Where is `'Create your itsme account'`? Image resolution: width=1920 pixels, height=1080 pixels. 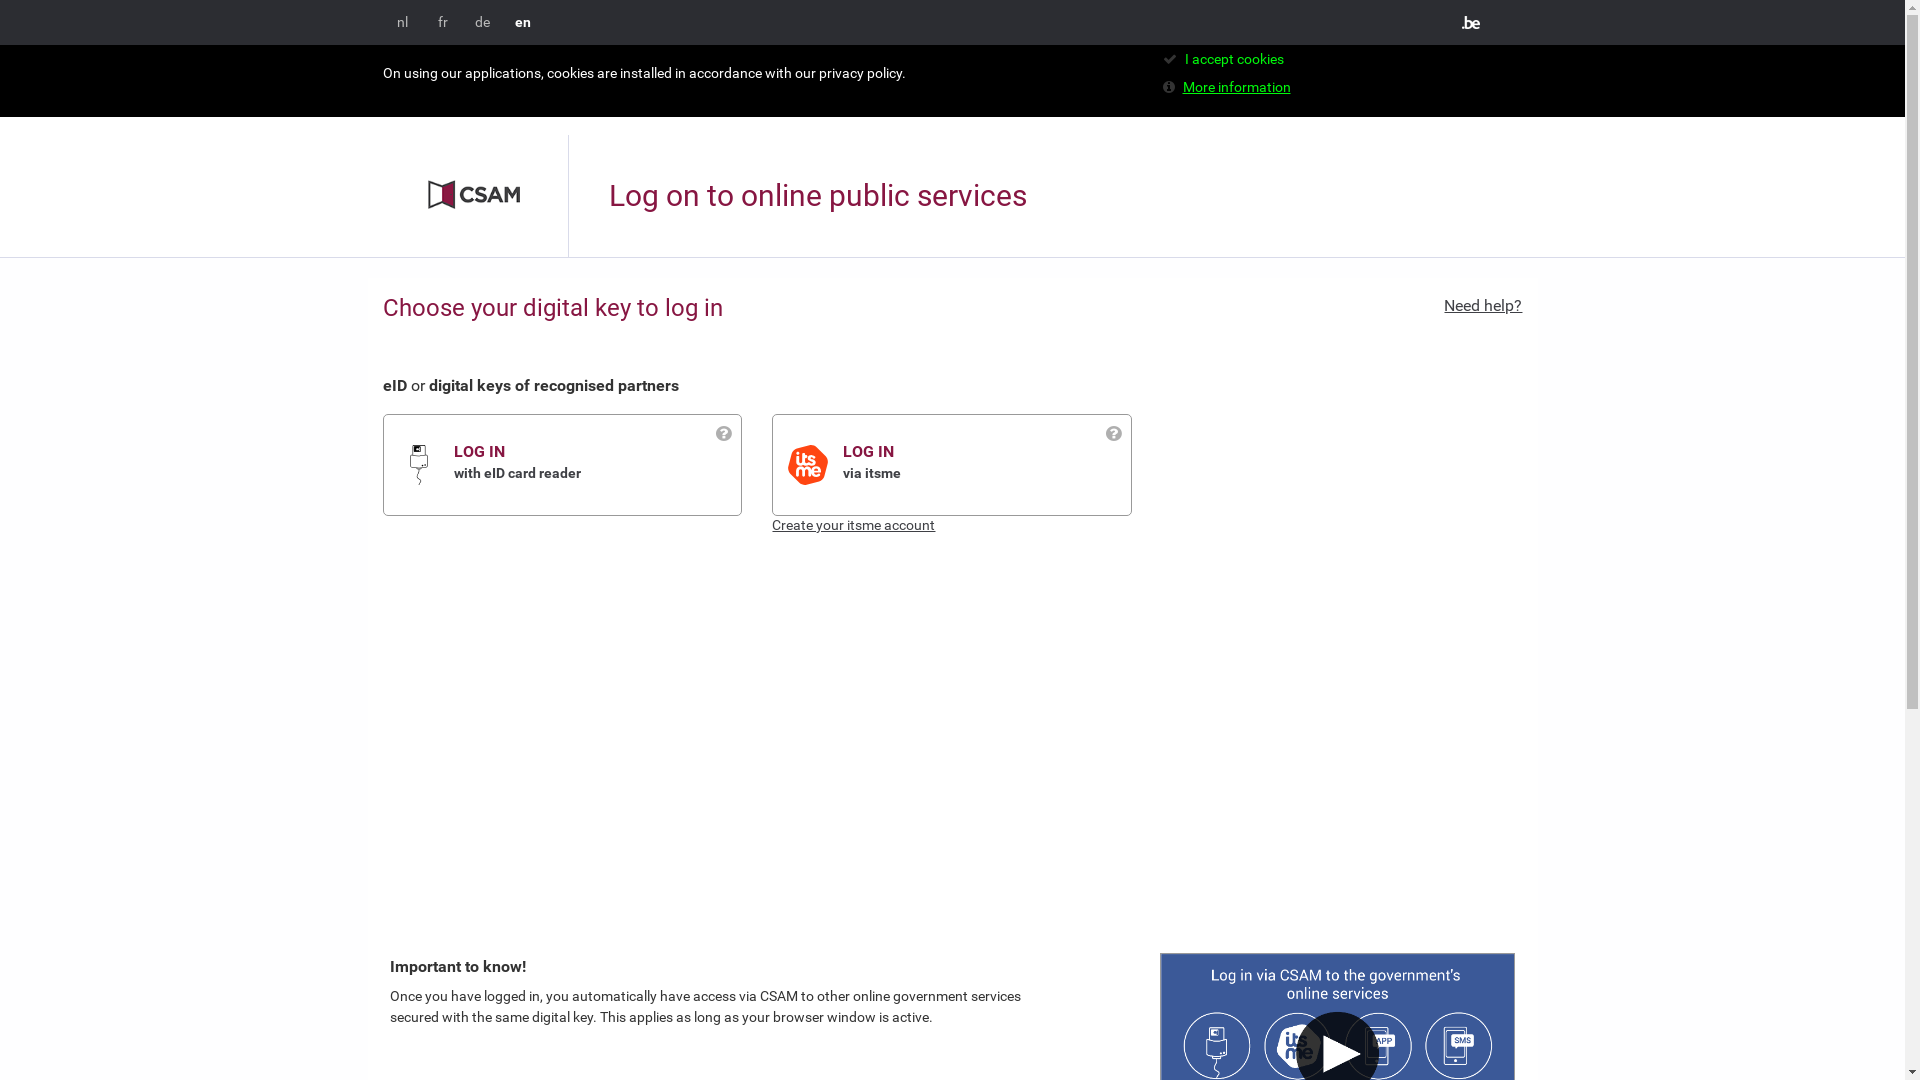
'Create your itsme account' is located at coordinates (853, 523).